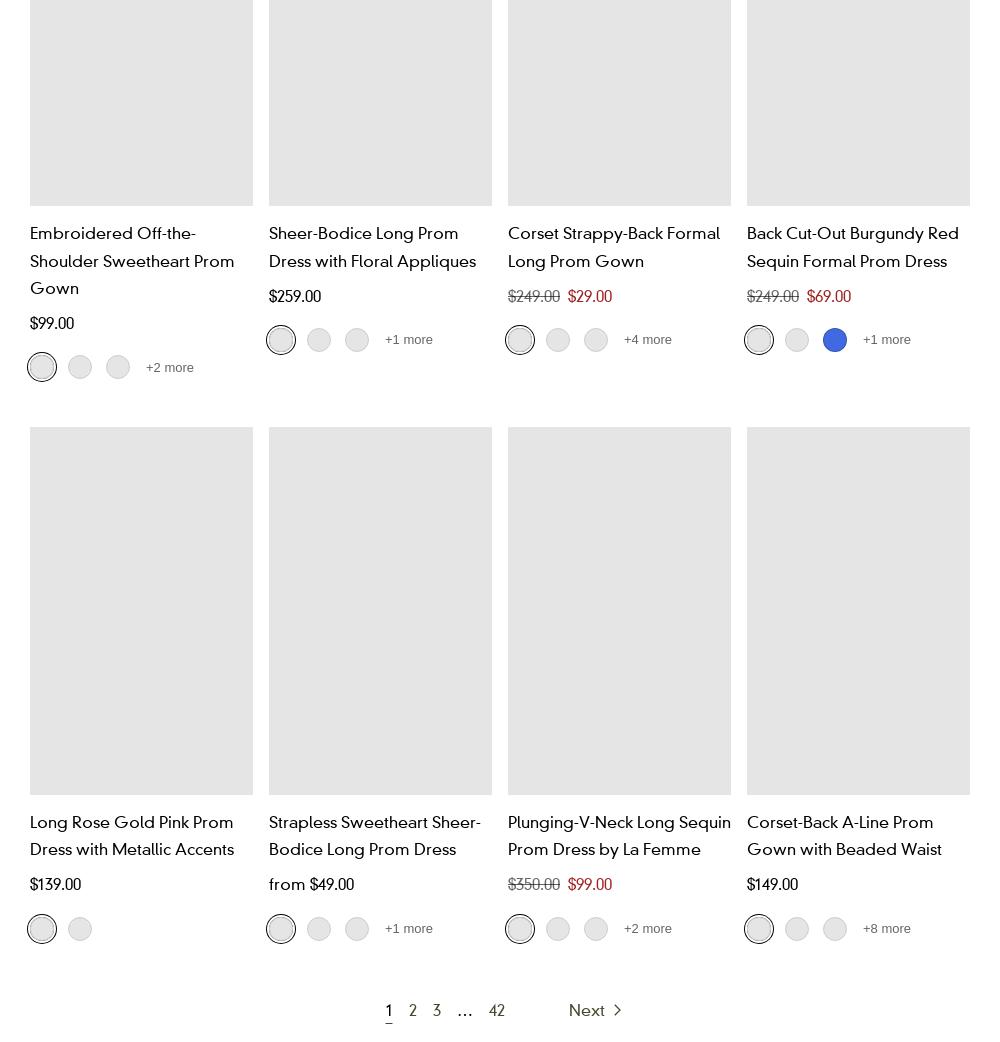 The image size is (1000, 1042). What do you see at coordinates (268, 570) in the screenshot?
I see `'Midnight Blue'` at bounding box center [268, 570].